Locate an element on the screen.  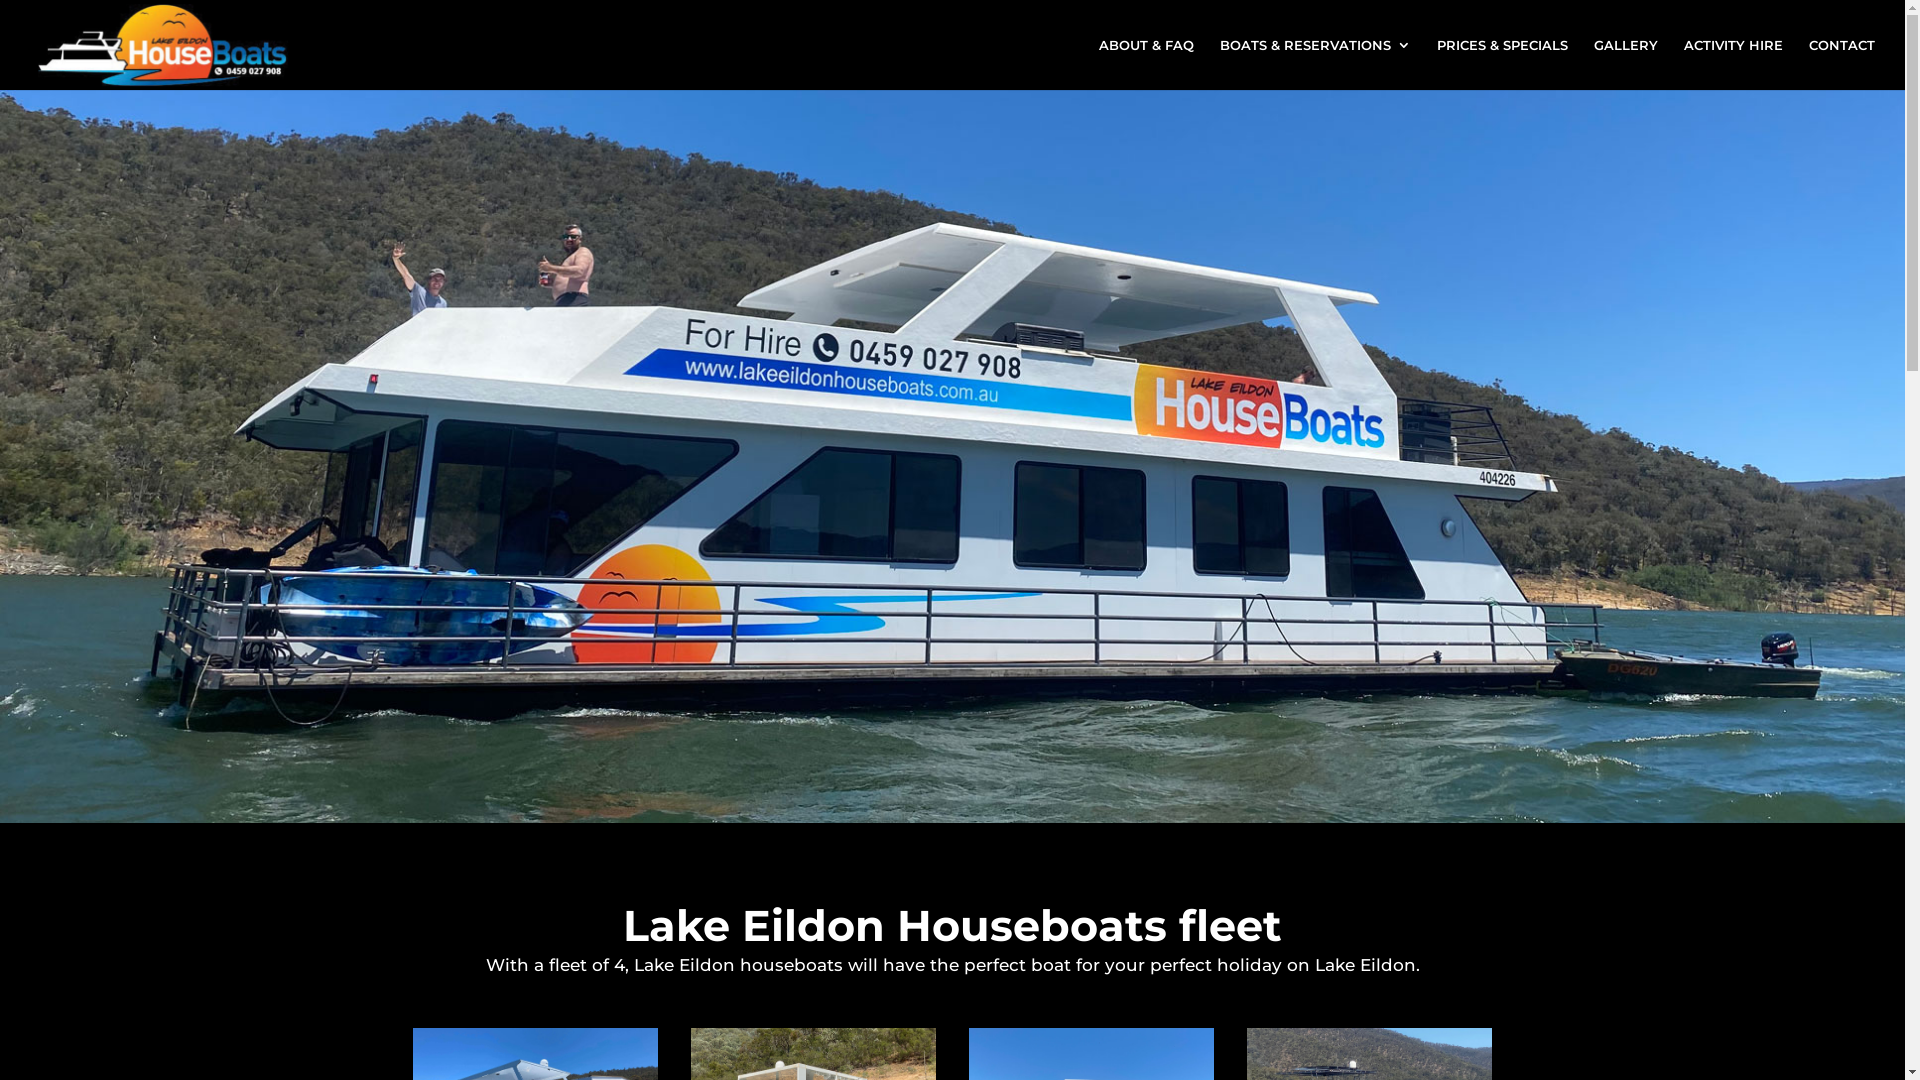
'CONTACT' is located at coordinates (1841, 63).